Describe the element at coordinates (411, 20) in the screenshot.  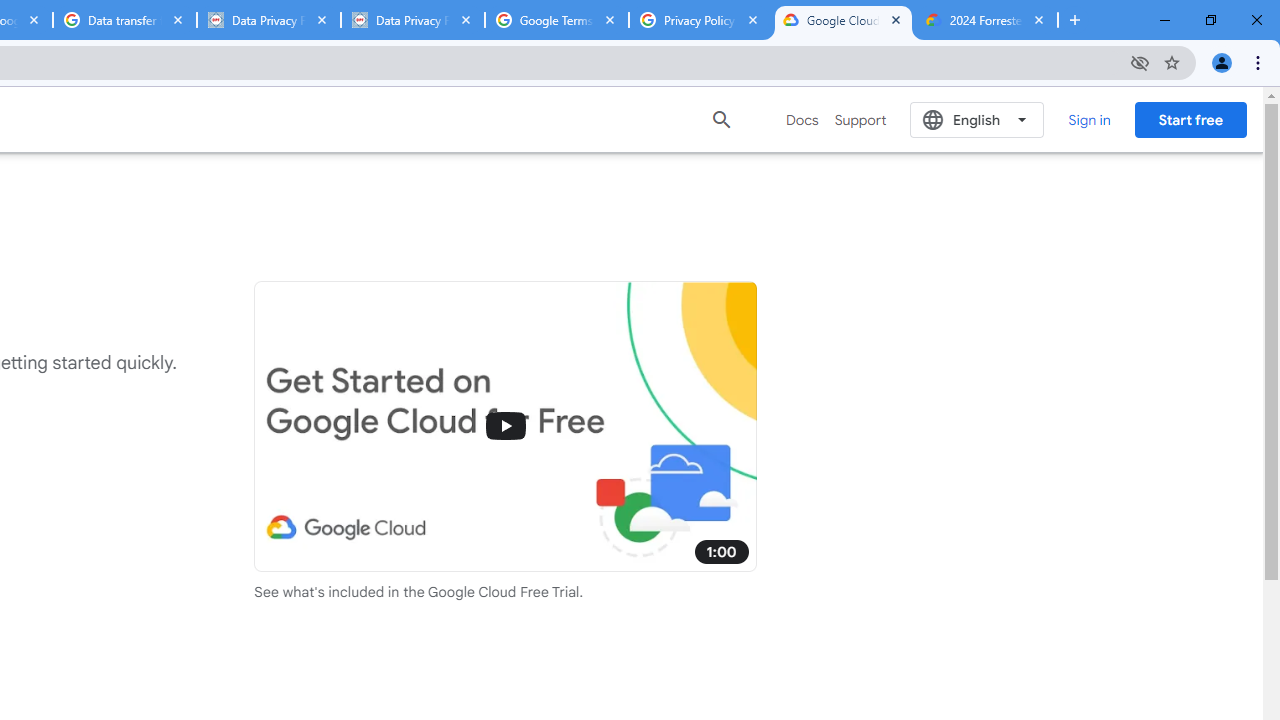
I see `'Data Privacy Framework'` at that location.